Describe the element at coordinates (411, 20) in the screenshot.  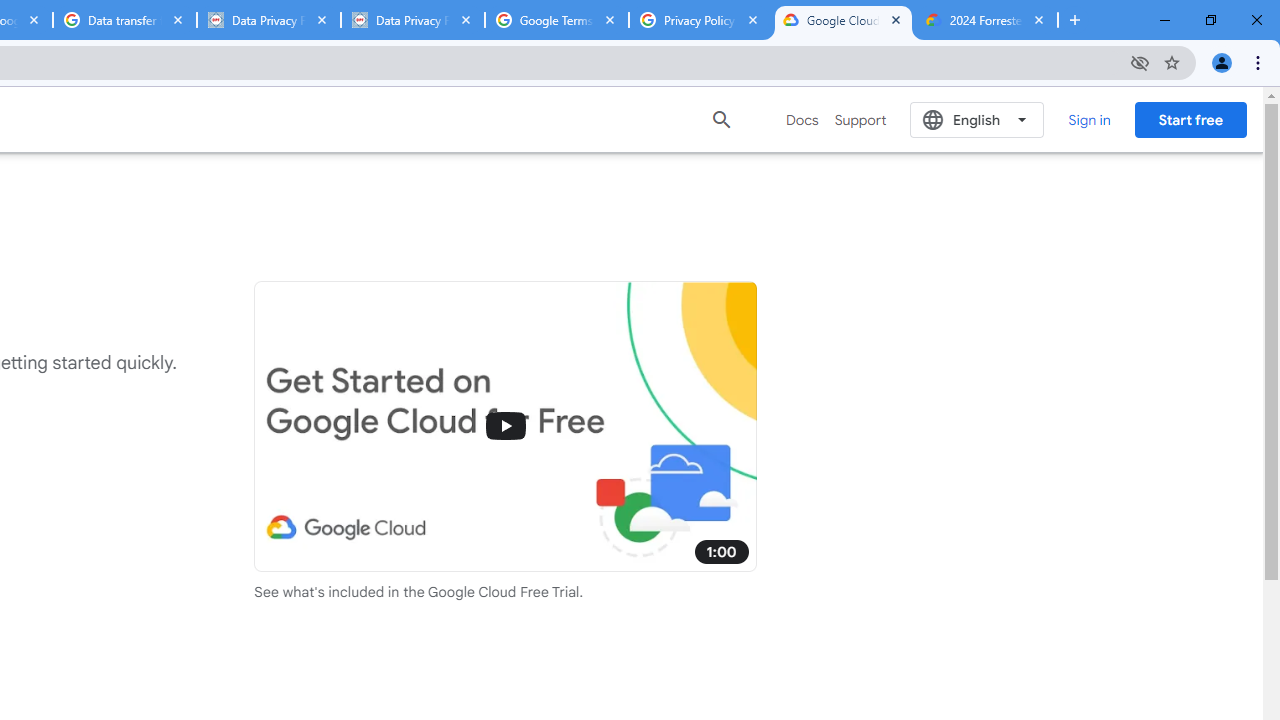
I see `'Data Privacy Framework'` at that location.